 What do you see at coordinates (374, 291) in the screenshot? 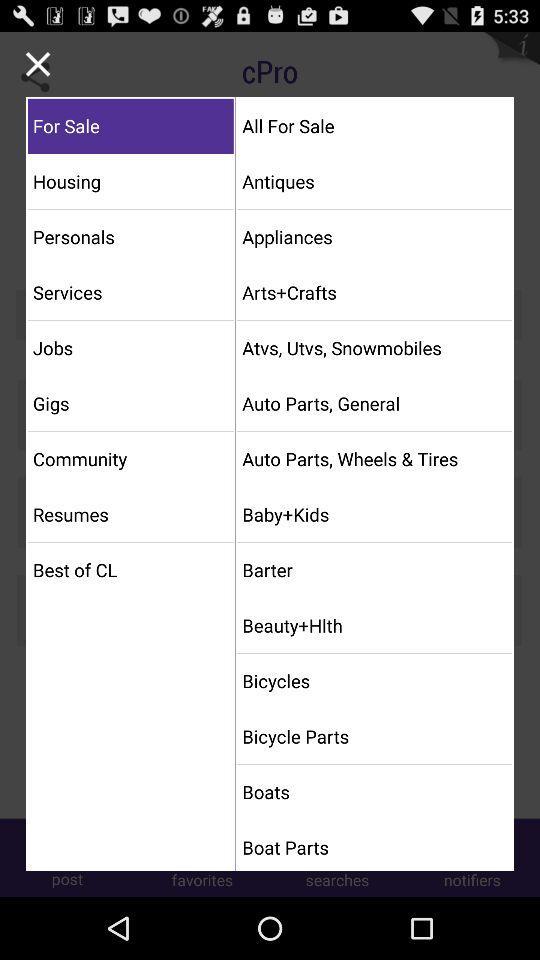
I see `arts+crafts app` at bounding box center [374, 291].